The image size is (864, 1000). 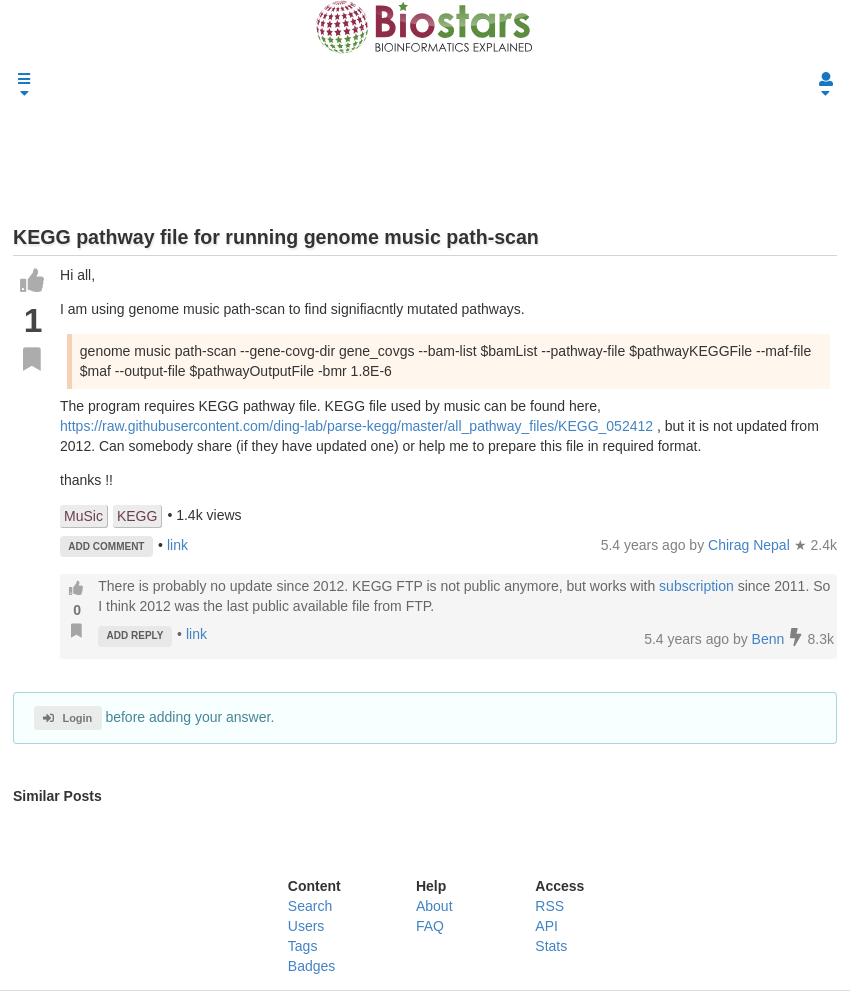 I want to click on 'There is probably no update since 2012. KEGG FTP is not public anymore, but works with', so click(x=97, y=585).